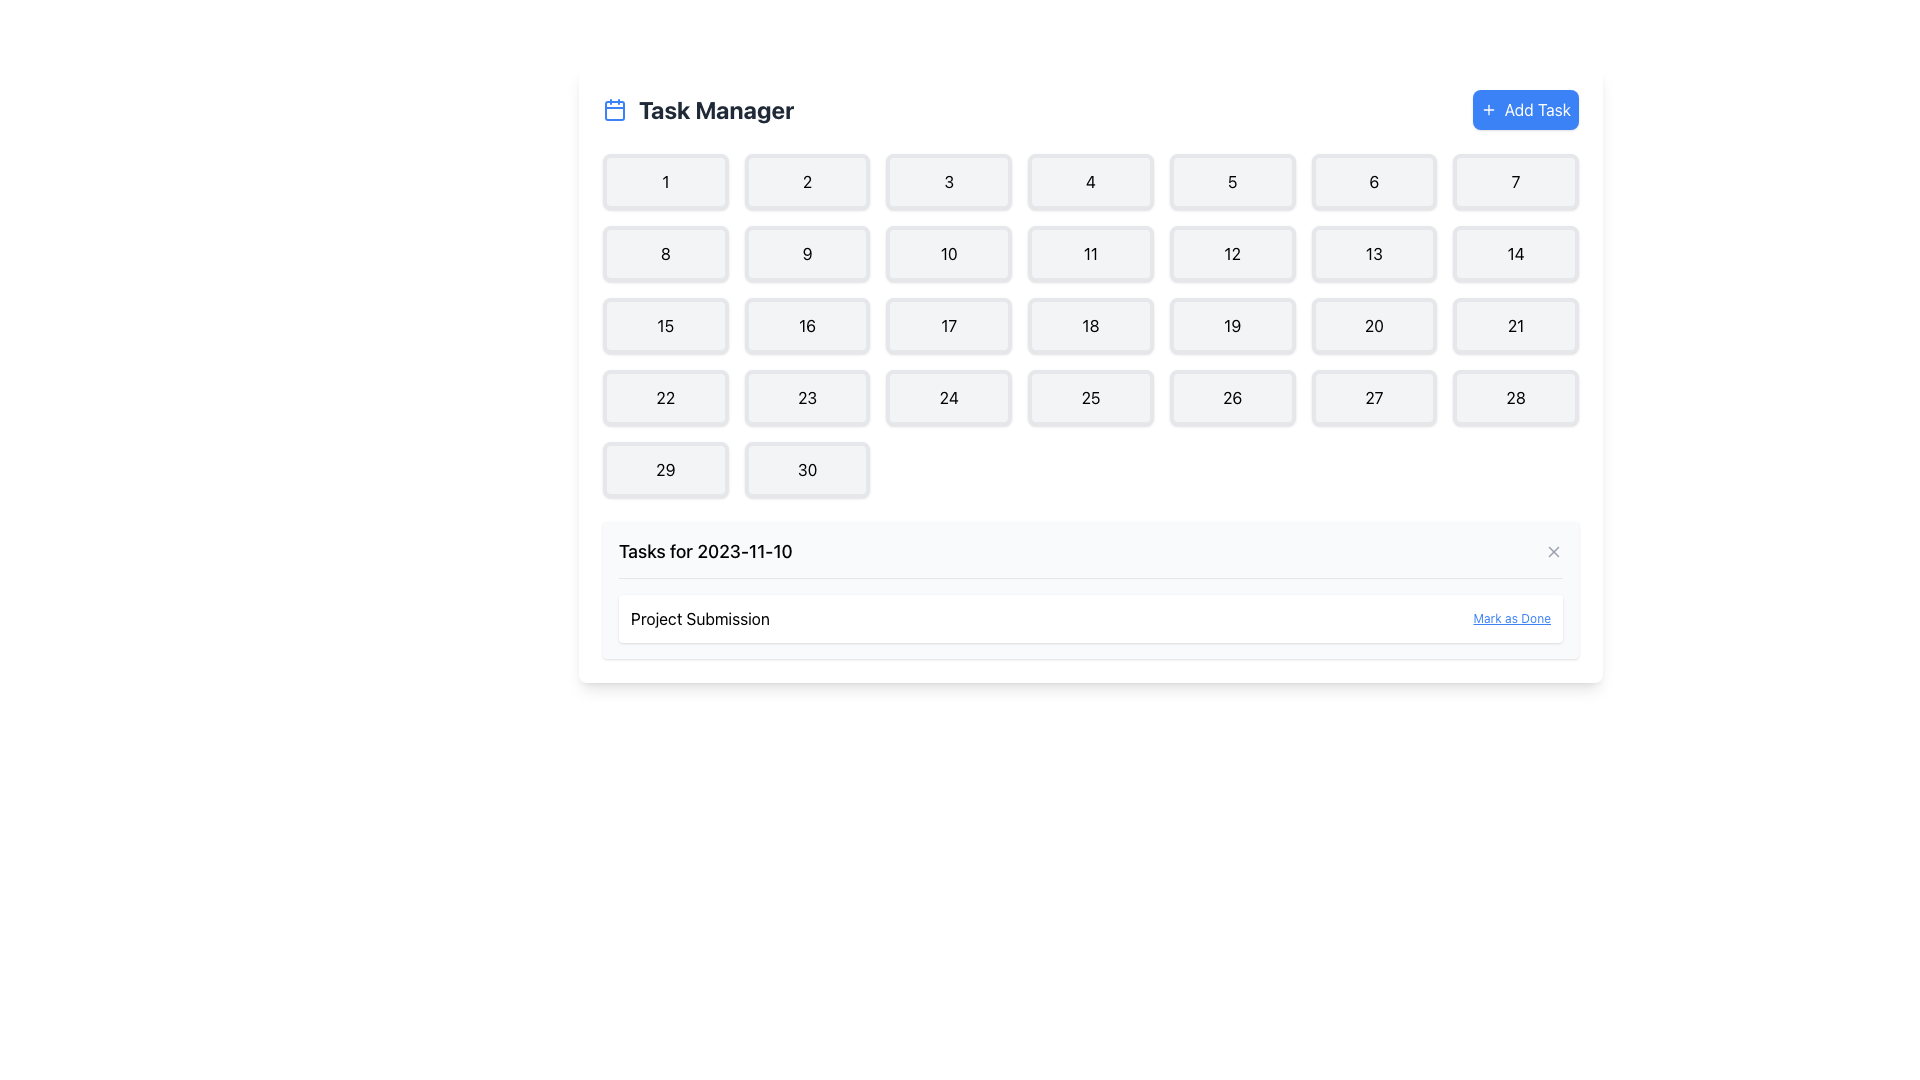 This screenshot has height=1080, width=1920. I want to click on the button representing a day in the calendar view located in the sixth column of the first row, so click(1373, 181).